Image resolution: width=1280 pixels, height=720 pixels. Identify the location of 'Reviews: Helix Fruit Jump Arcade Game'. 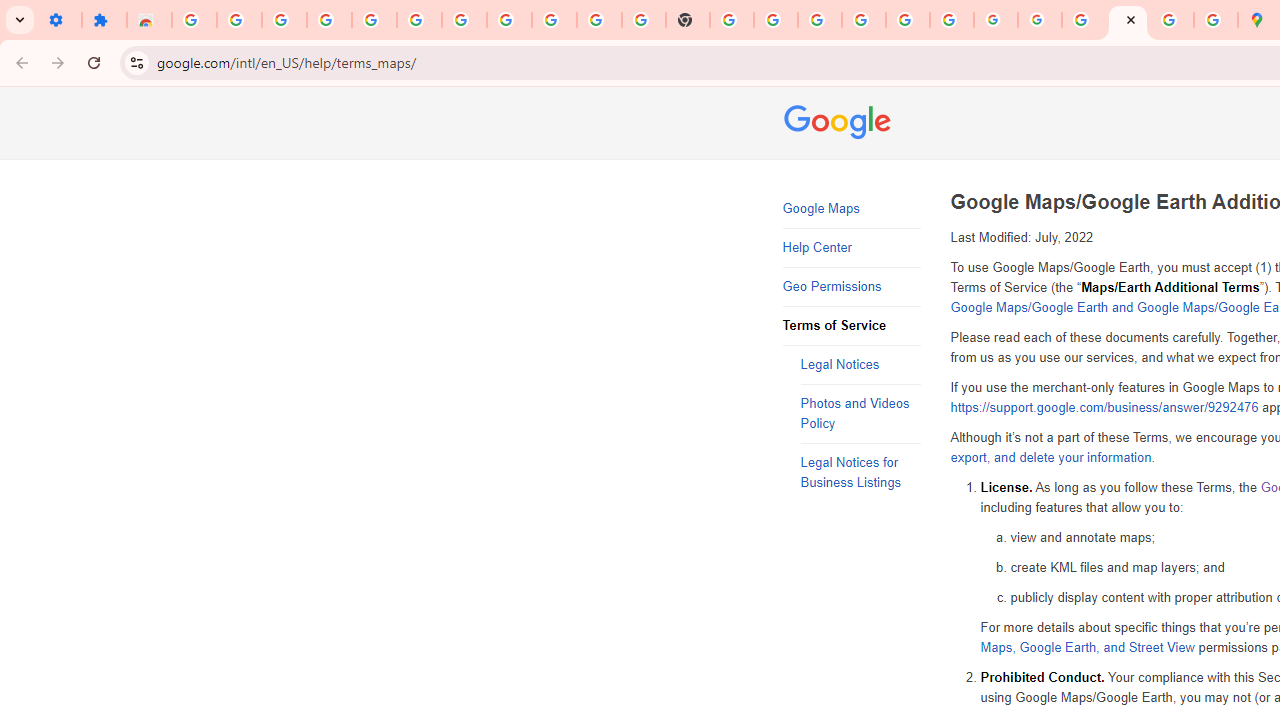
(148, 20).